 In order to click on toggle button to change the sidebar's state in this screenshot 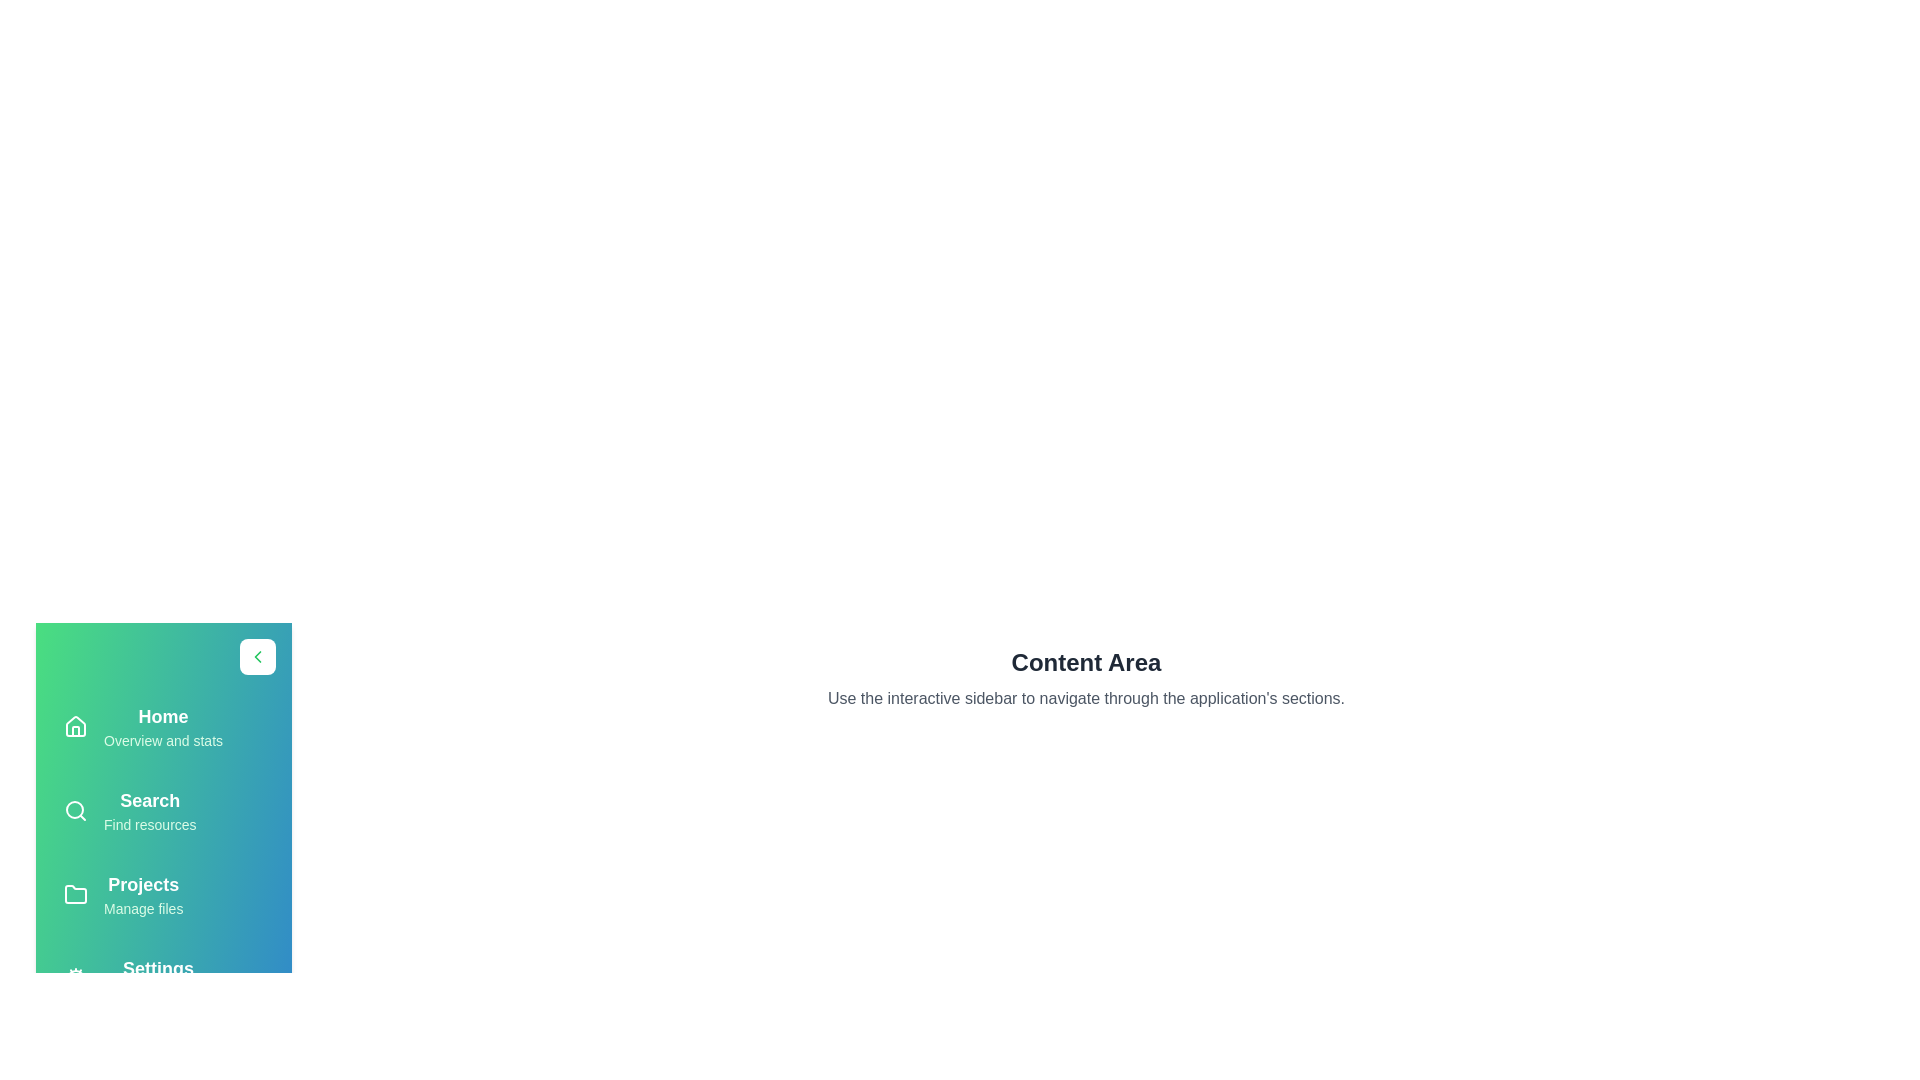, I will do `click(257, 656)`.